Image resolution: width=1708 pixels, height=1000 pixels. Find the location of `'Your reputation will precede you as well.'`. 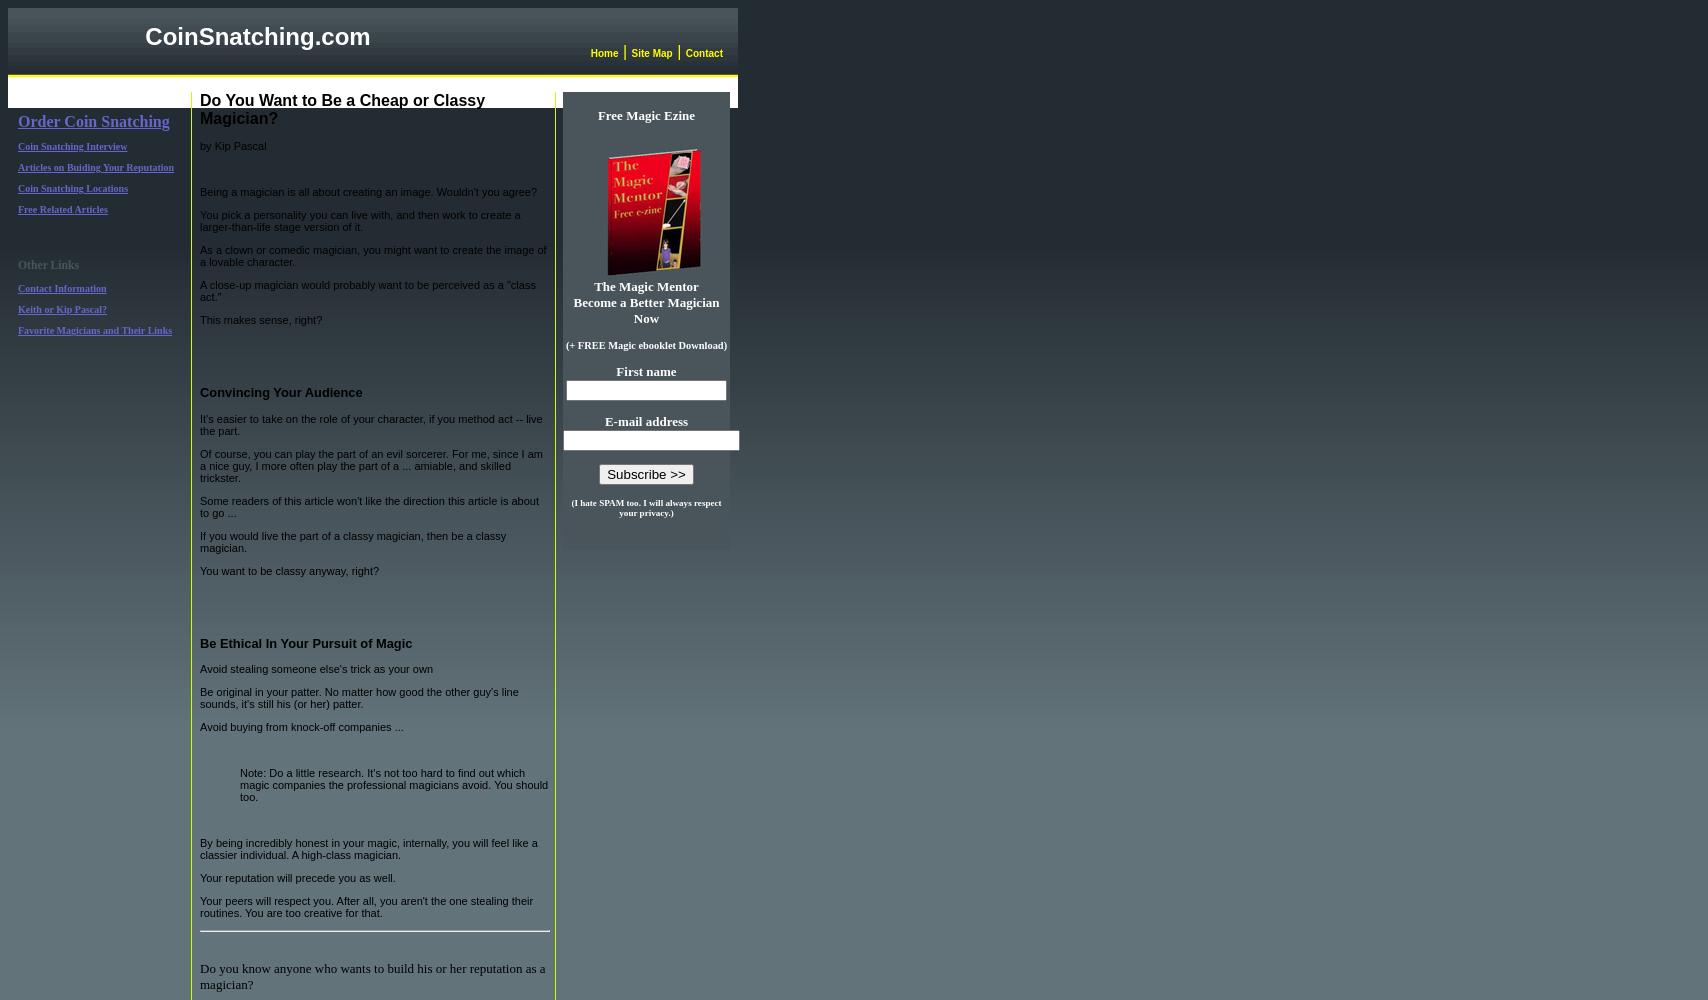

'Your reputation will precede you as well.' is located at coordinates (297, 878).